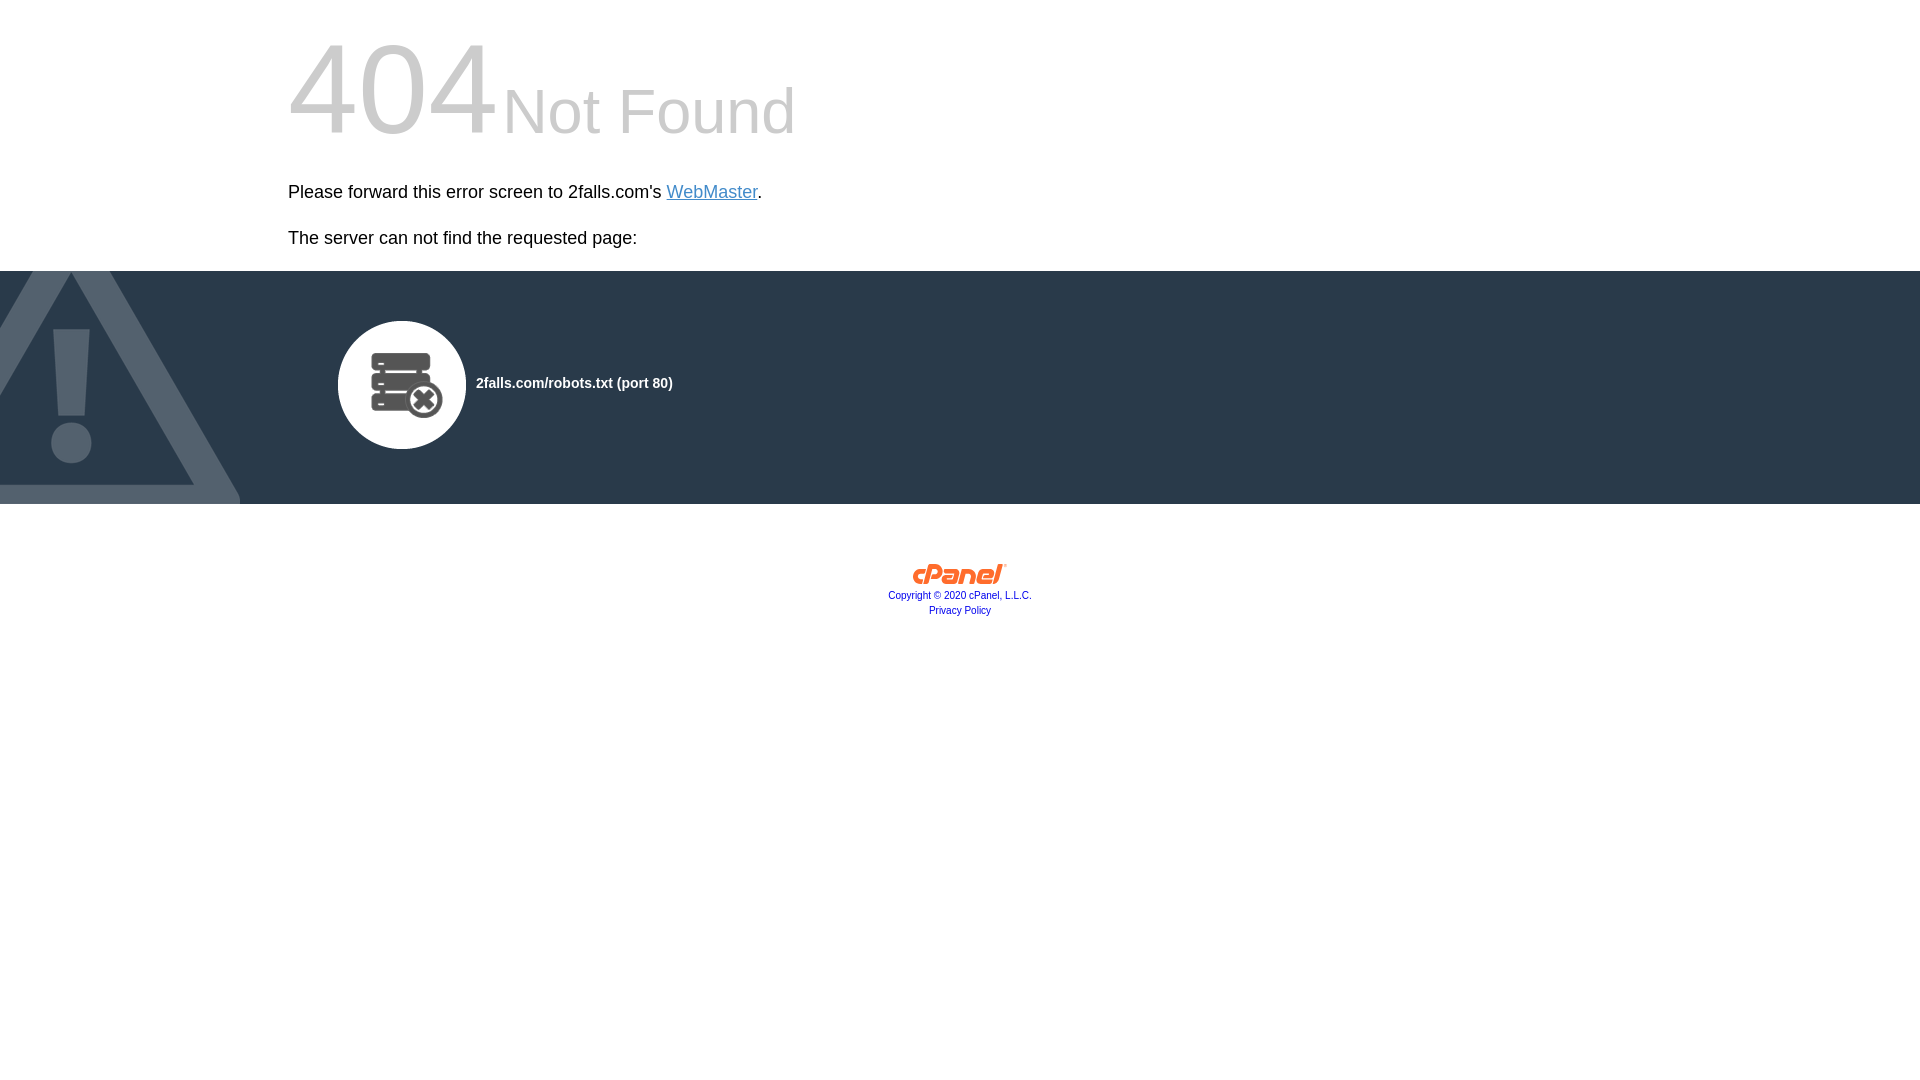 The image size is (1920, 1080). I want to click on 'Privacy Policy', so click(960, 609).